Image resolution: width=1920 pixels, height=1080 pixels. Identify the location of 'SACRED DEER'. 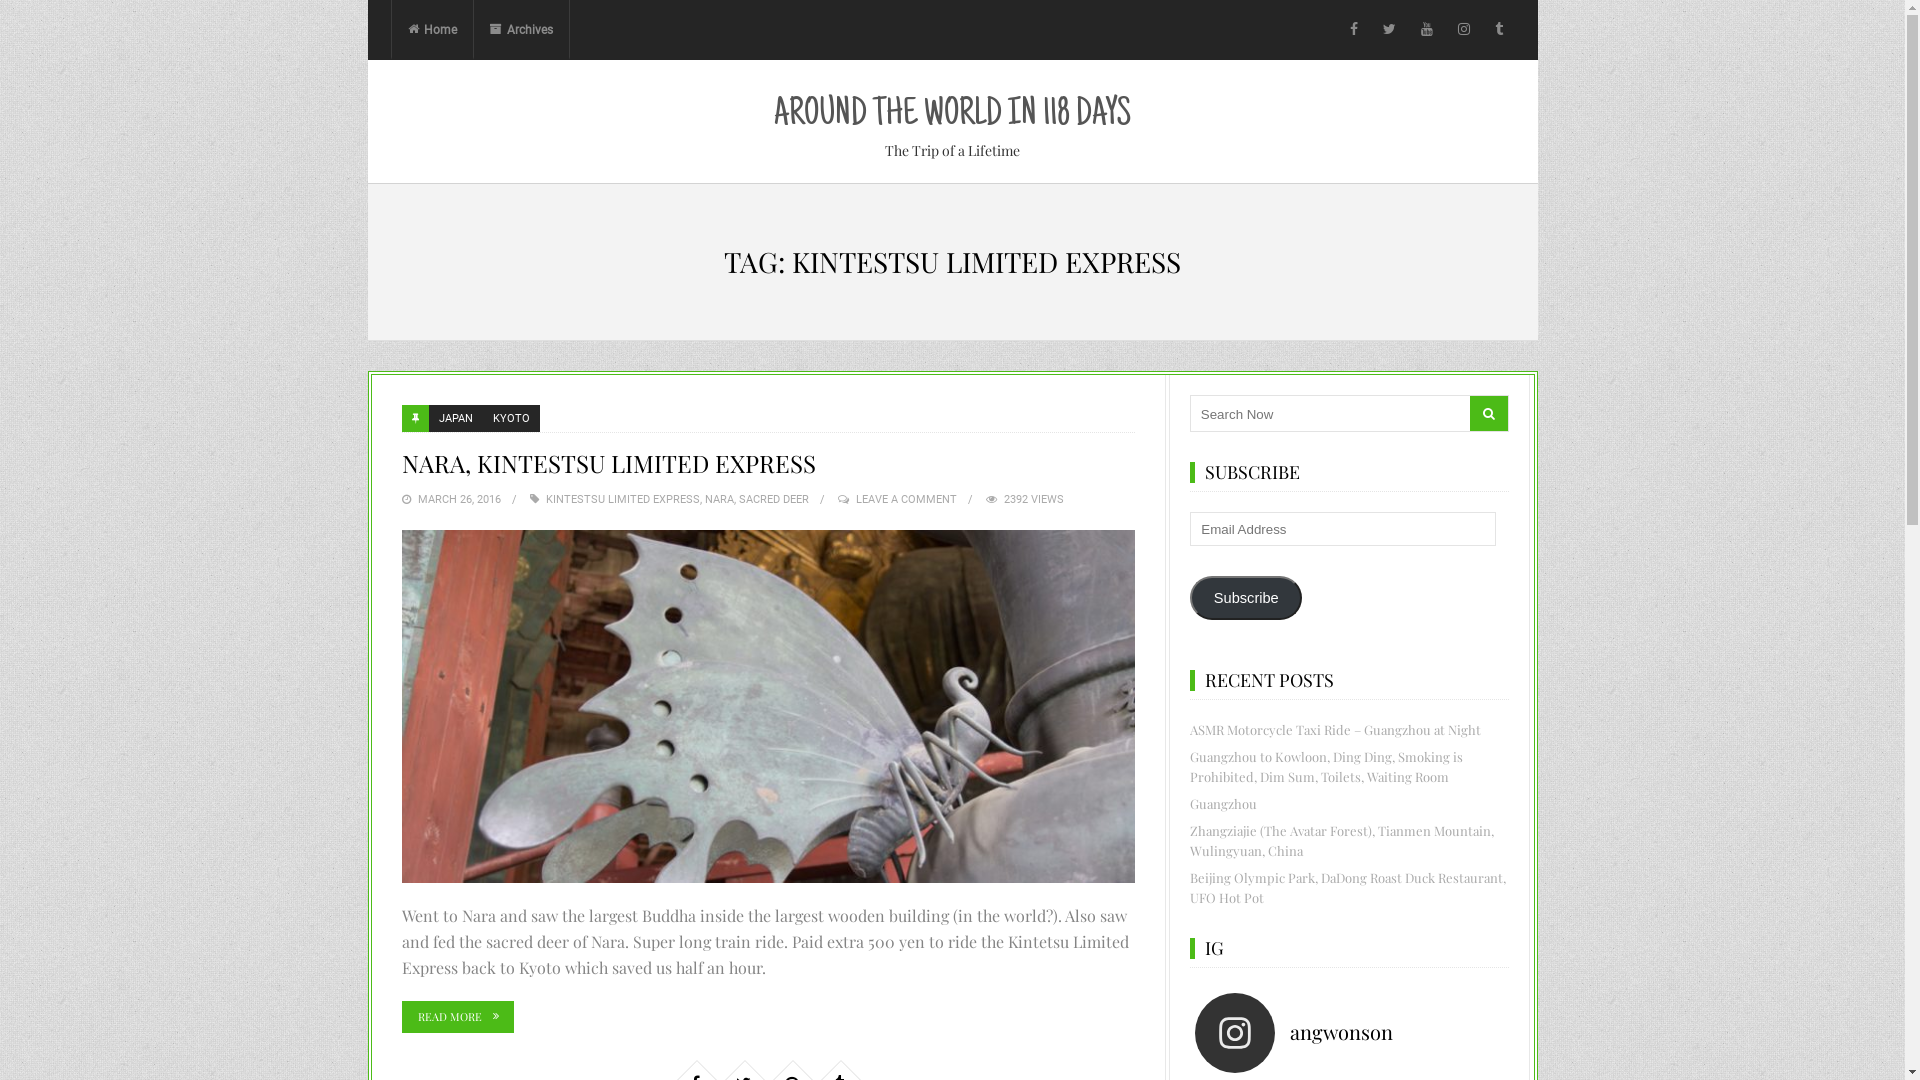
(771, 498).